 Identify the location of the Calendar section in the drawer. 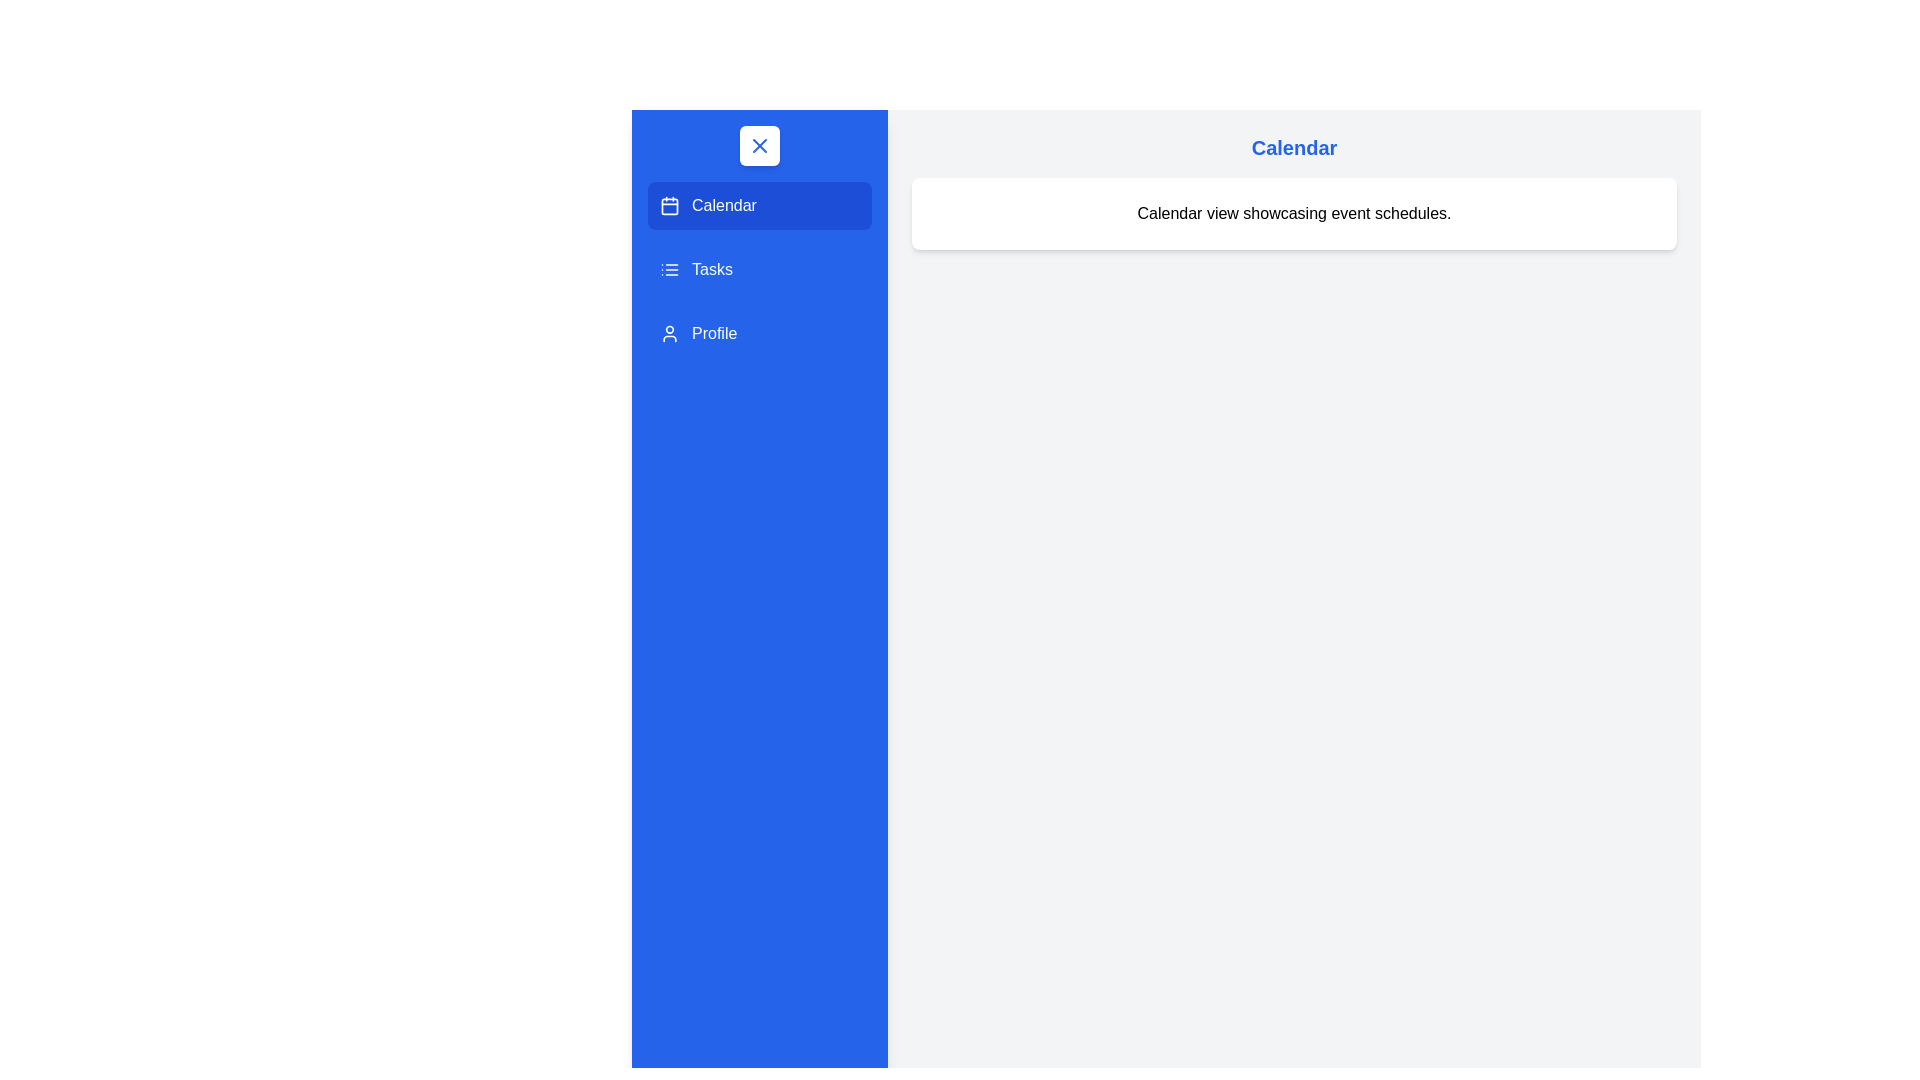
(758, 205).